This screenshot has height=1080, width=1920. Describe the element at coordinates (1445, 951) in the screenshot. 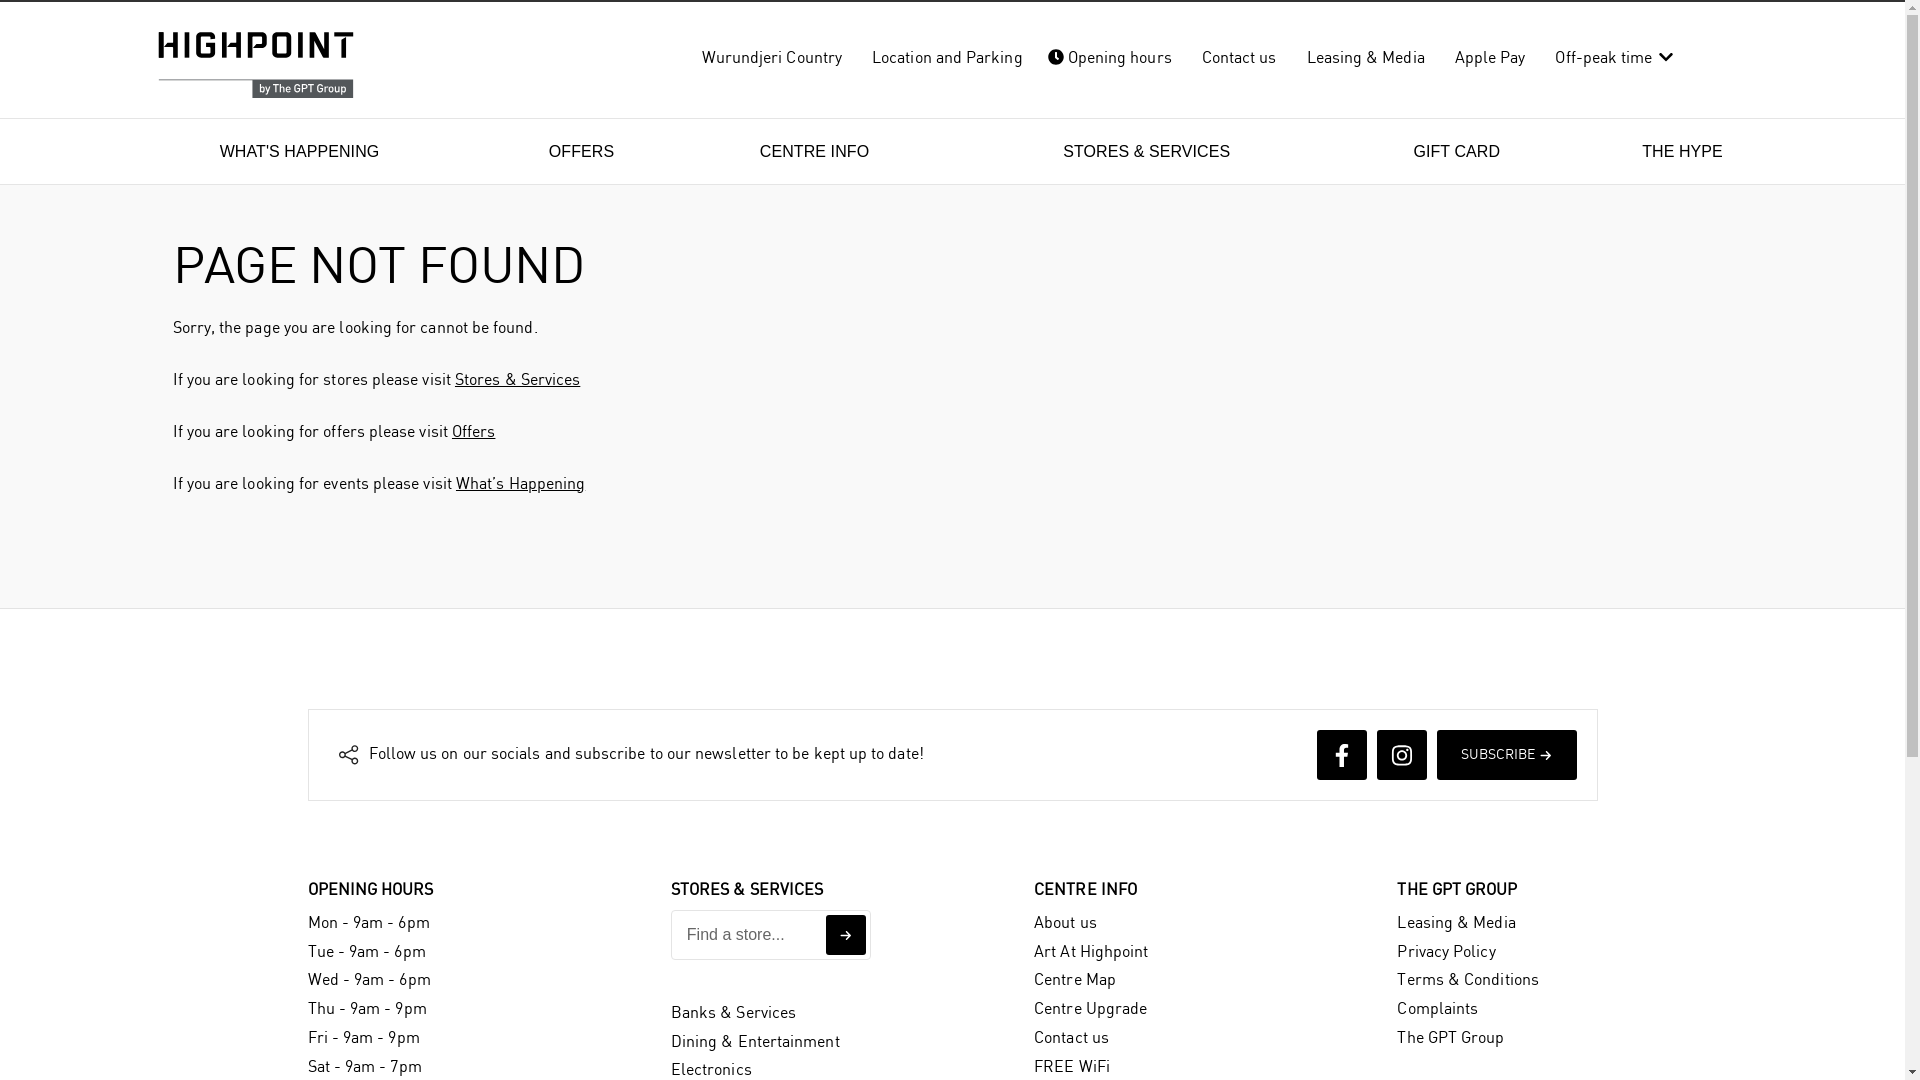

I see `'Privacy Policy'` at that location.